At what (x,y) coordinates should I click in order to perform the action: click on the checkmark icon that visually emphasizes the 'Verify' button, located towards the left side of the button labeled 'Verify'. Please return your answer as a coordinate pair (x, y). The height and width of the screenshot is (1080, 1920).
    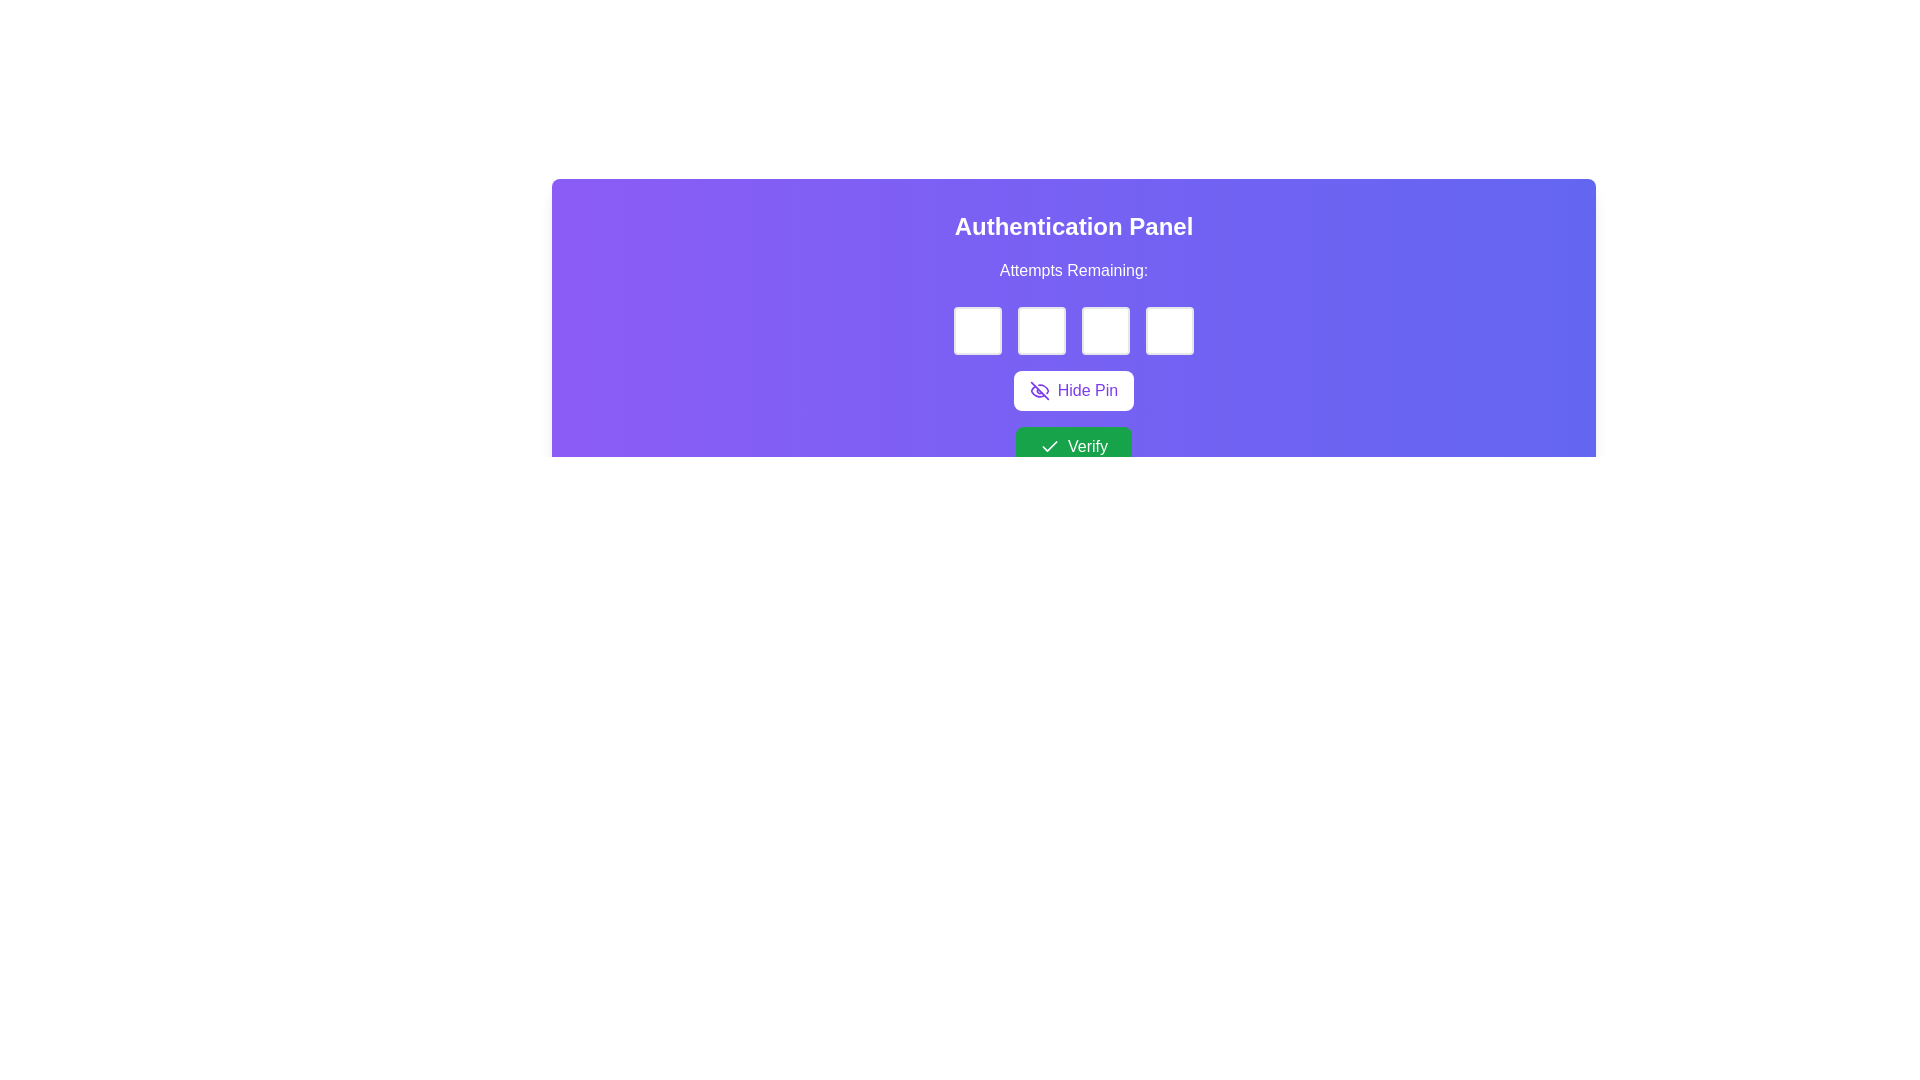
    Looking at the image, I should click on (1049, 446).